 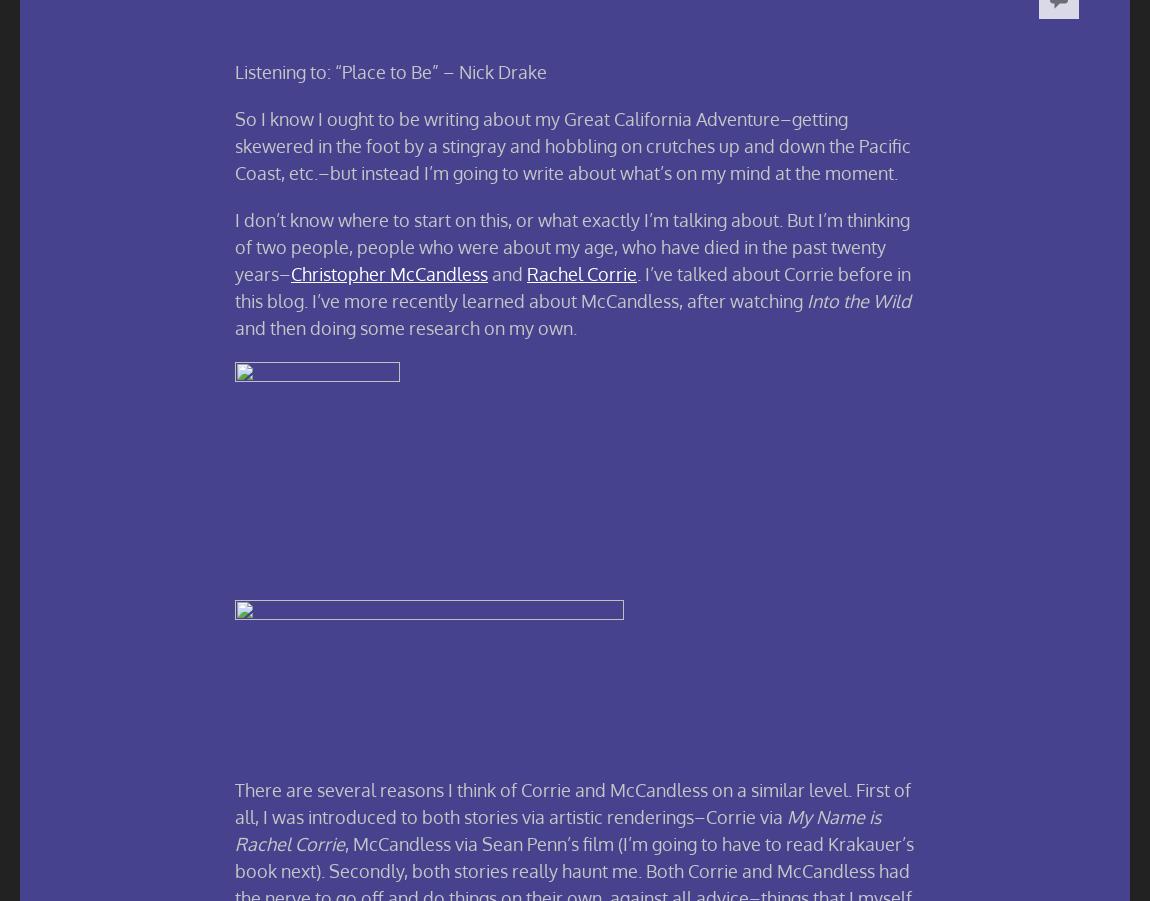 I want to click on 'Listening to: “Place to Be” – Nick Drake', so click(x=391, y=70).